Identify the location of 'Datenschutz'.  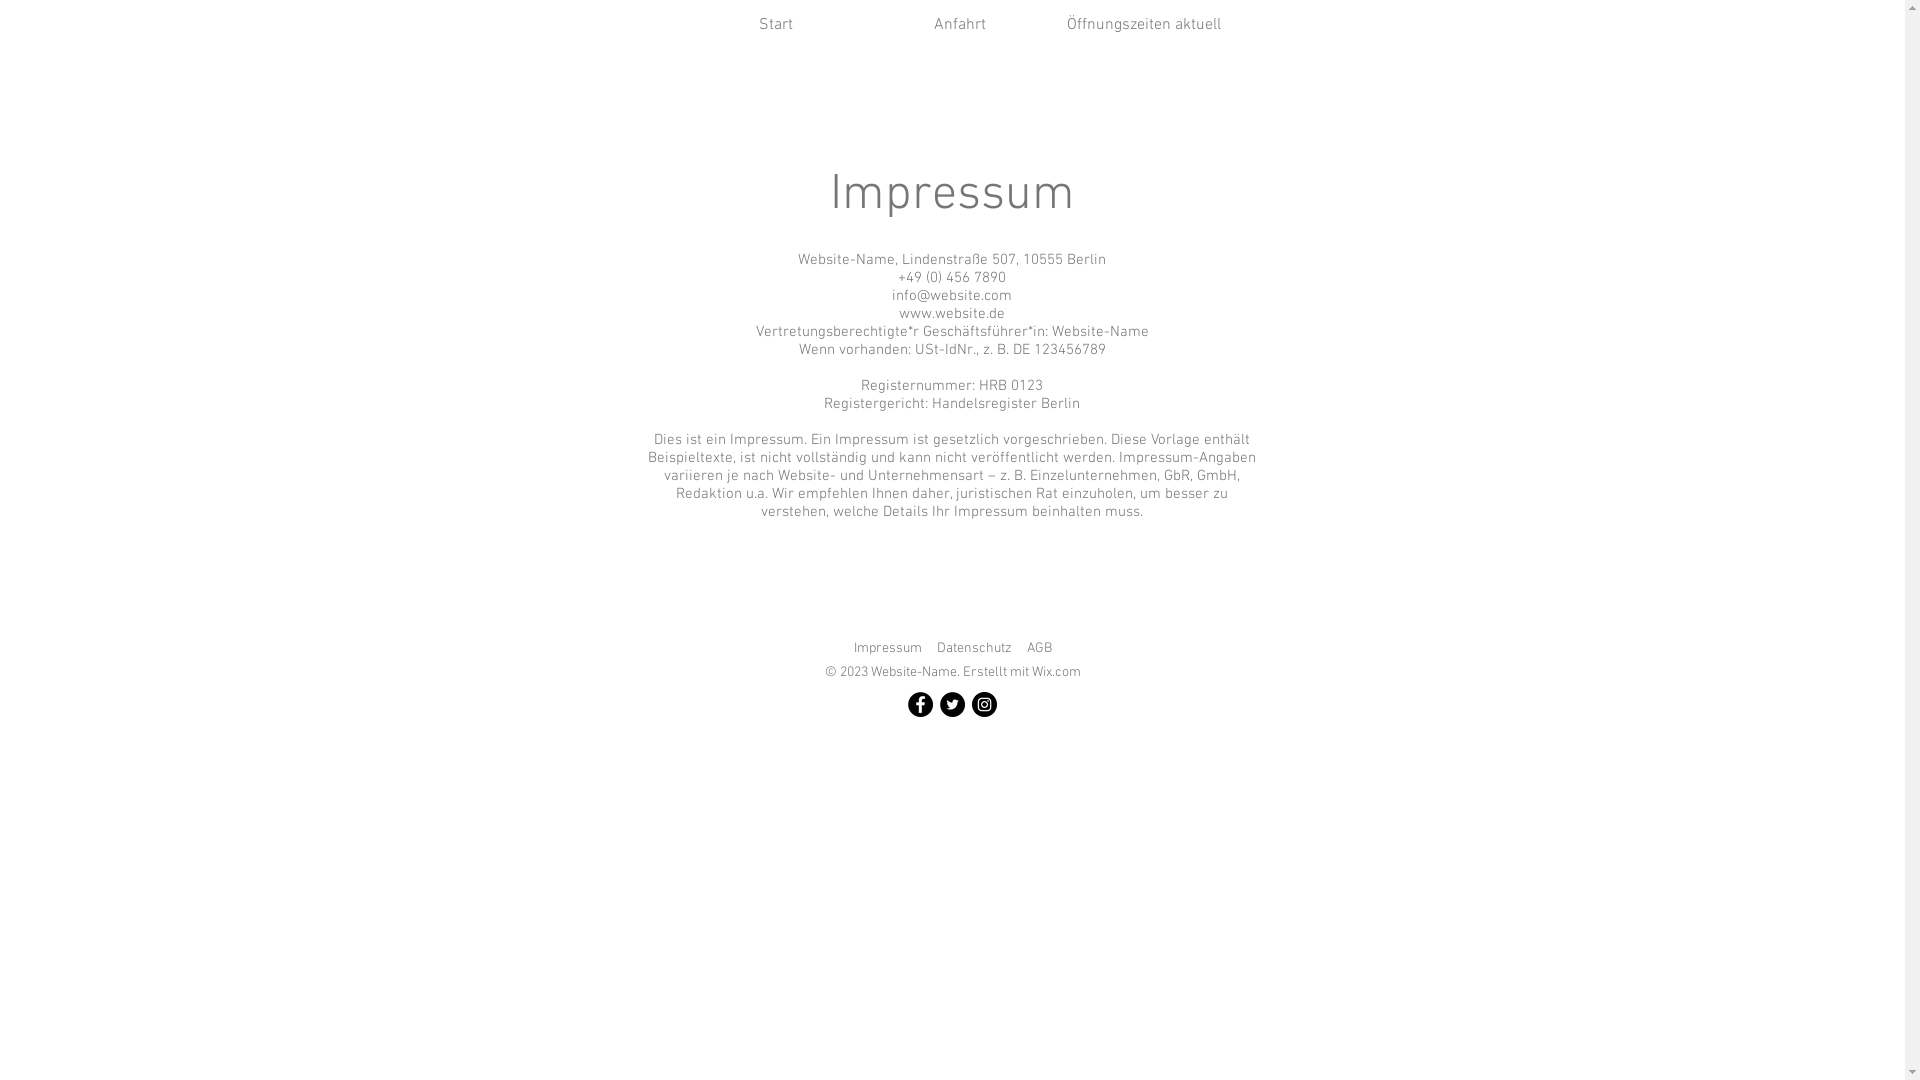
(973, 648).